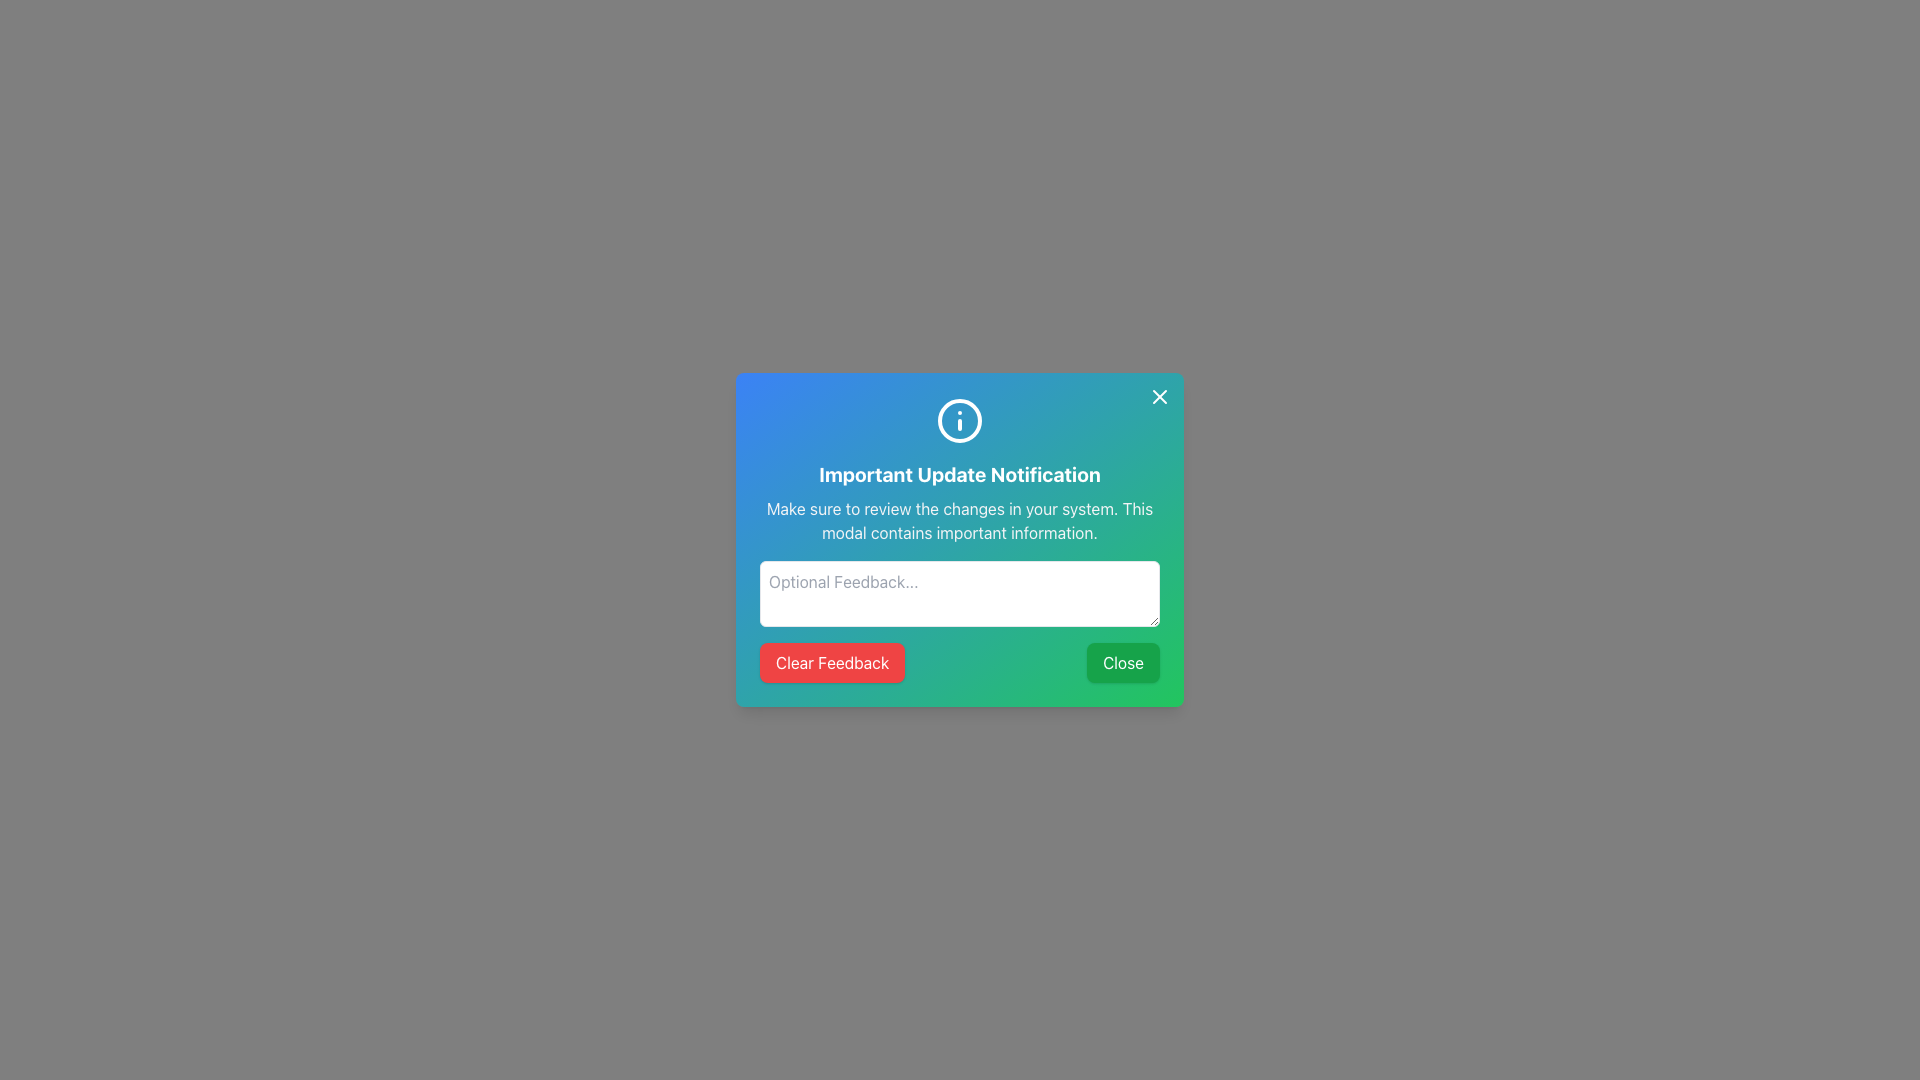  What do you see at coordinates (960, 419) in the screenshot?
I see `the information icon located in the top-center area of the modal, above the title 'Important Update Notification'` at bounding box center [960, 419].